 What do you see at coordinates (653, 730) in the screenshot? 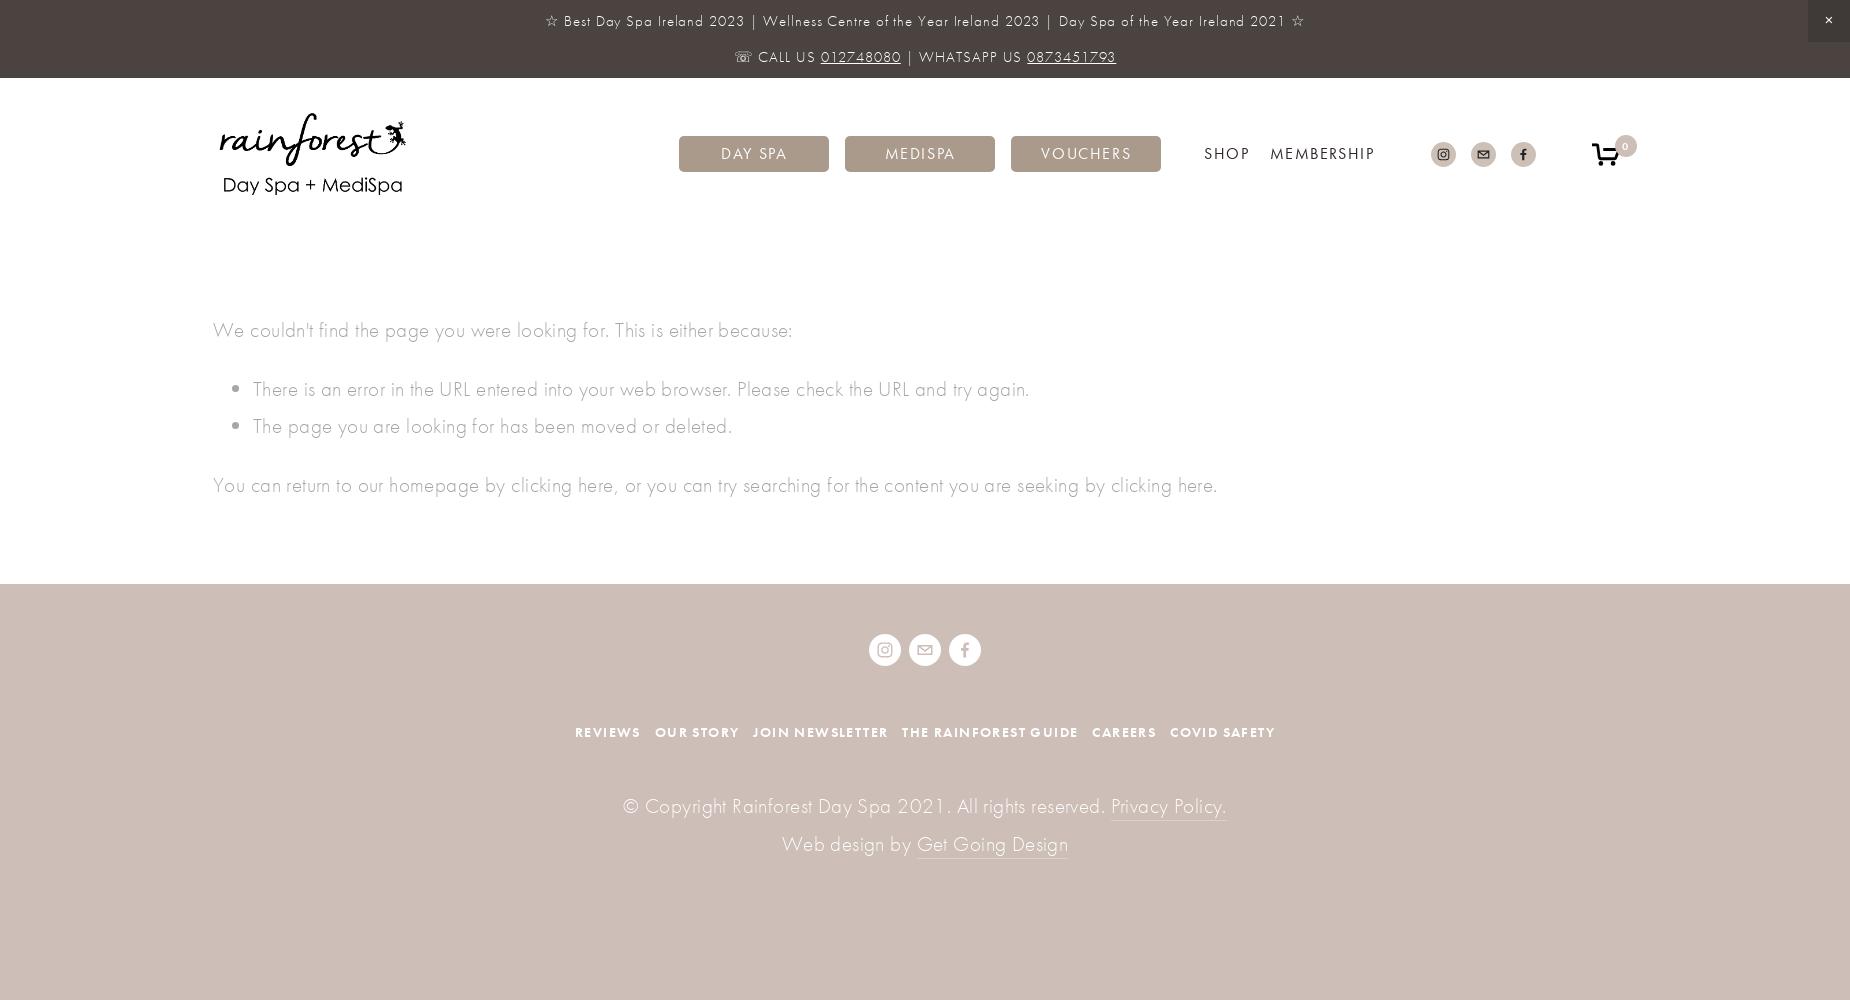
I see `'OUR STORY'` at bounding box center [653, 730].